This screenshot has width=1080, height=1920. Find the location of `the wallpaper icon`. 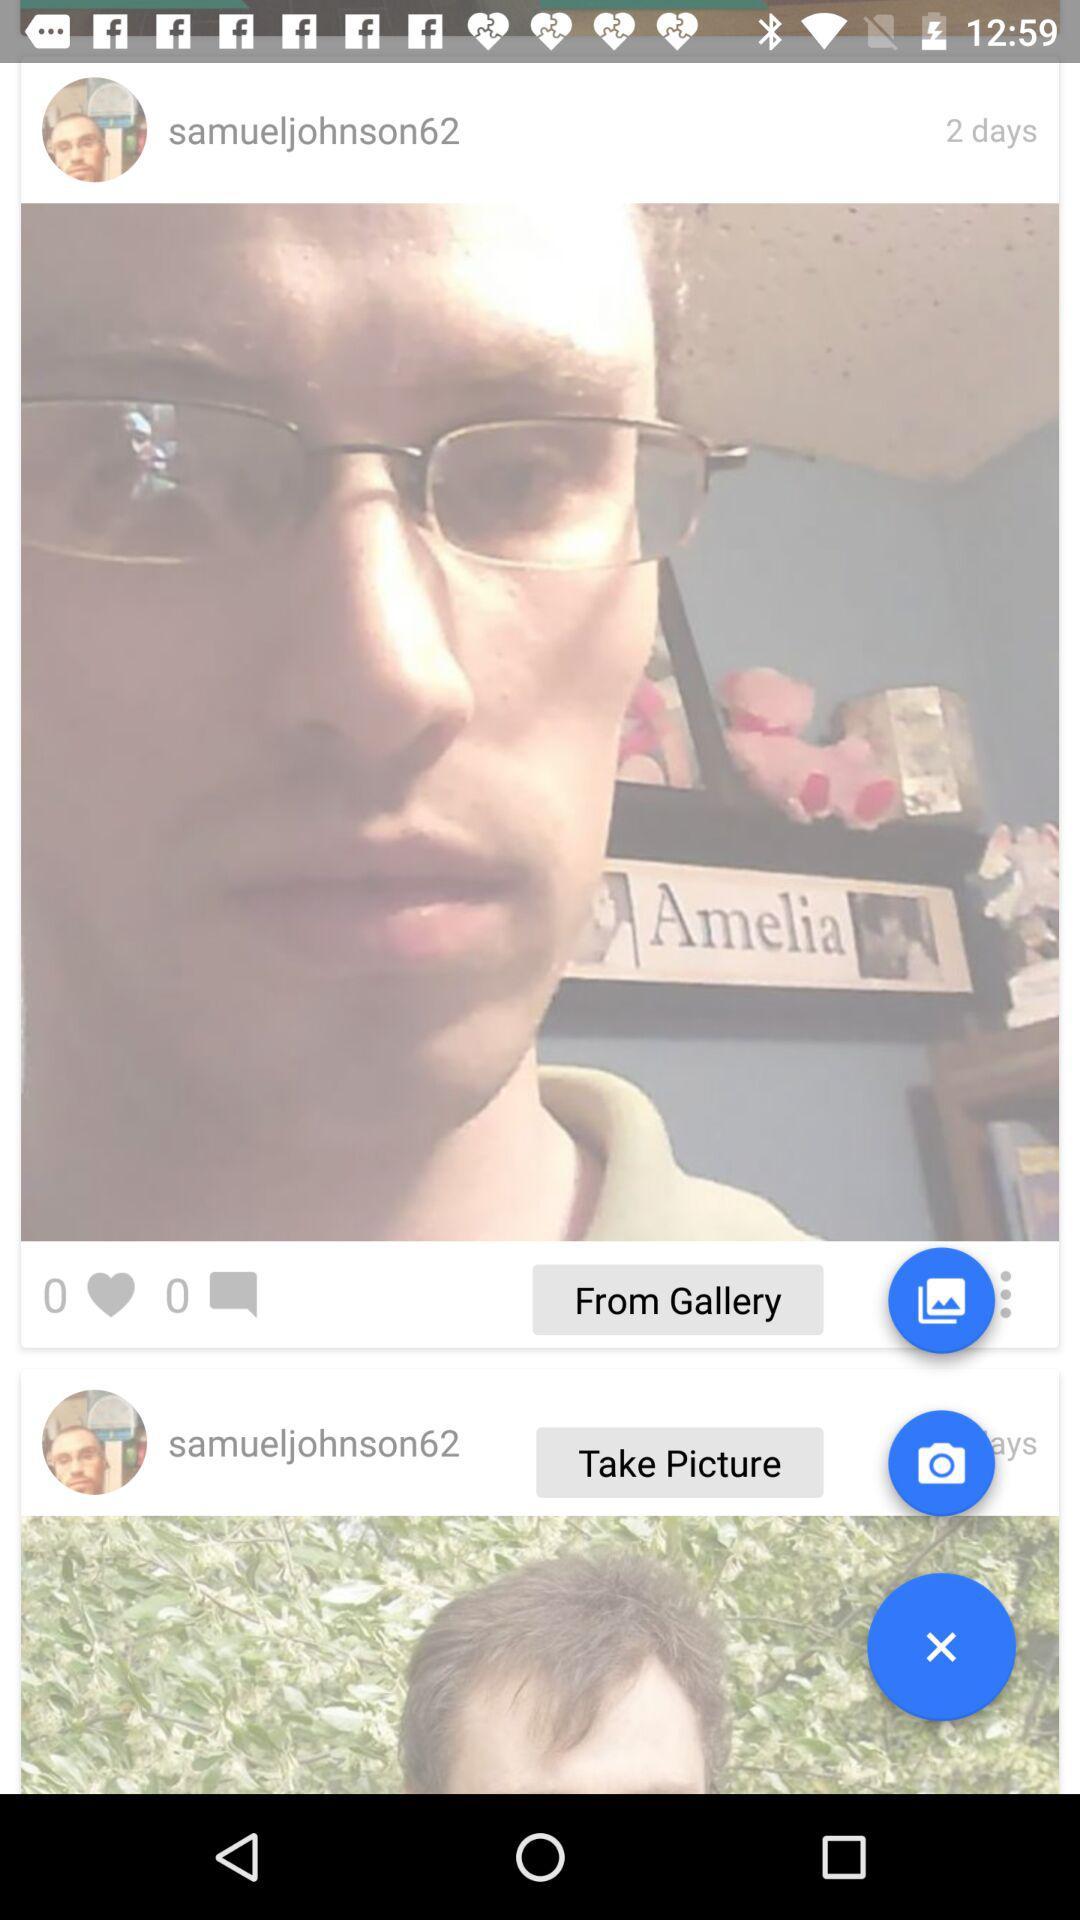

the wallpaper icon is located at coordinates (941, 1308).